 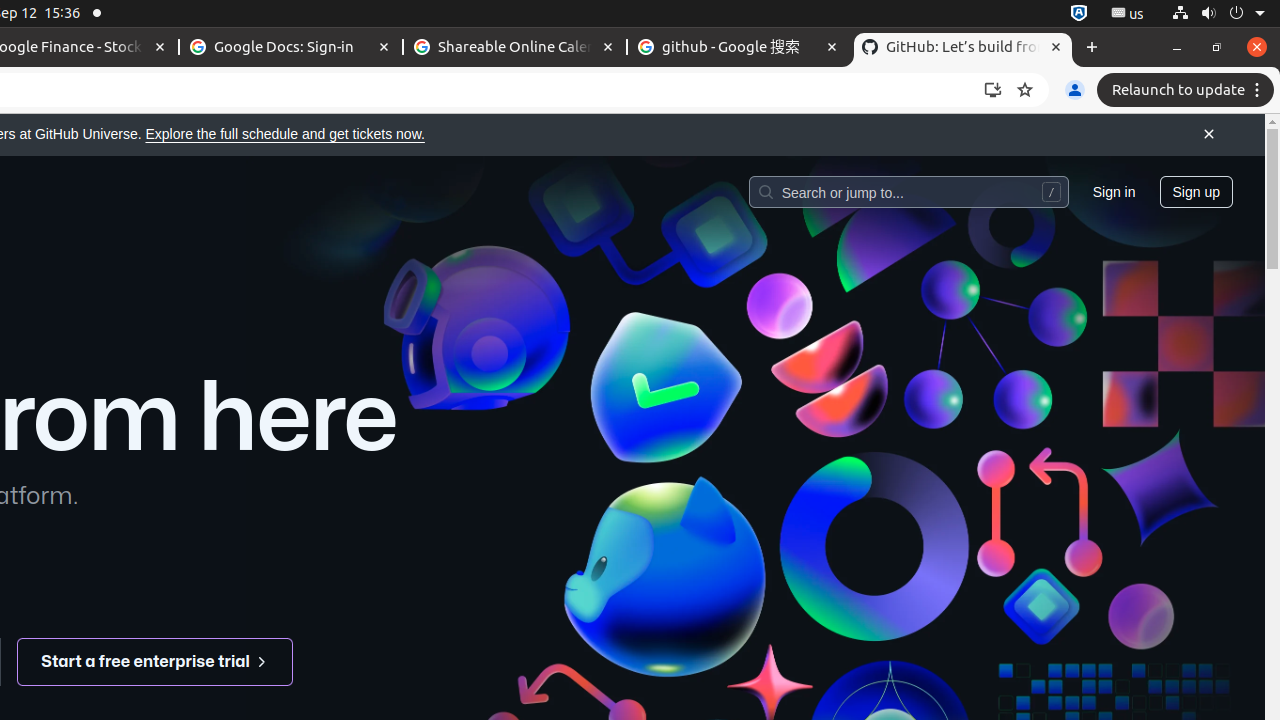 What do you see at coordinates (1078, 13) in the screenshot?
I see `':1.72/StatusNotifierItem'` at bounding box center [1078, 13].